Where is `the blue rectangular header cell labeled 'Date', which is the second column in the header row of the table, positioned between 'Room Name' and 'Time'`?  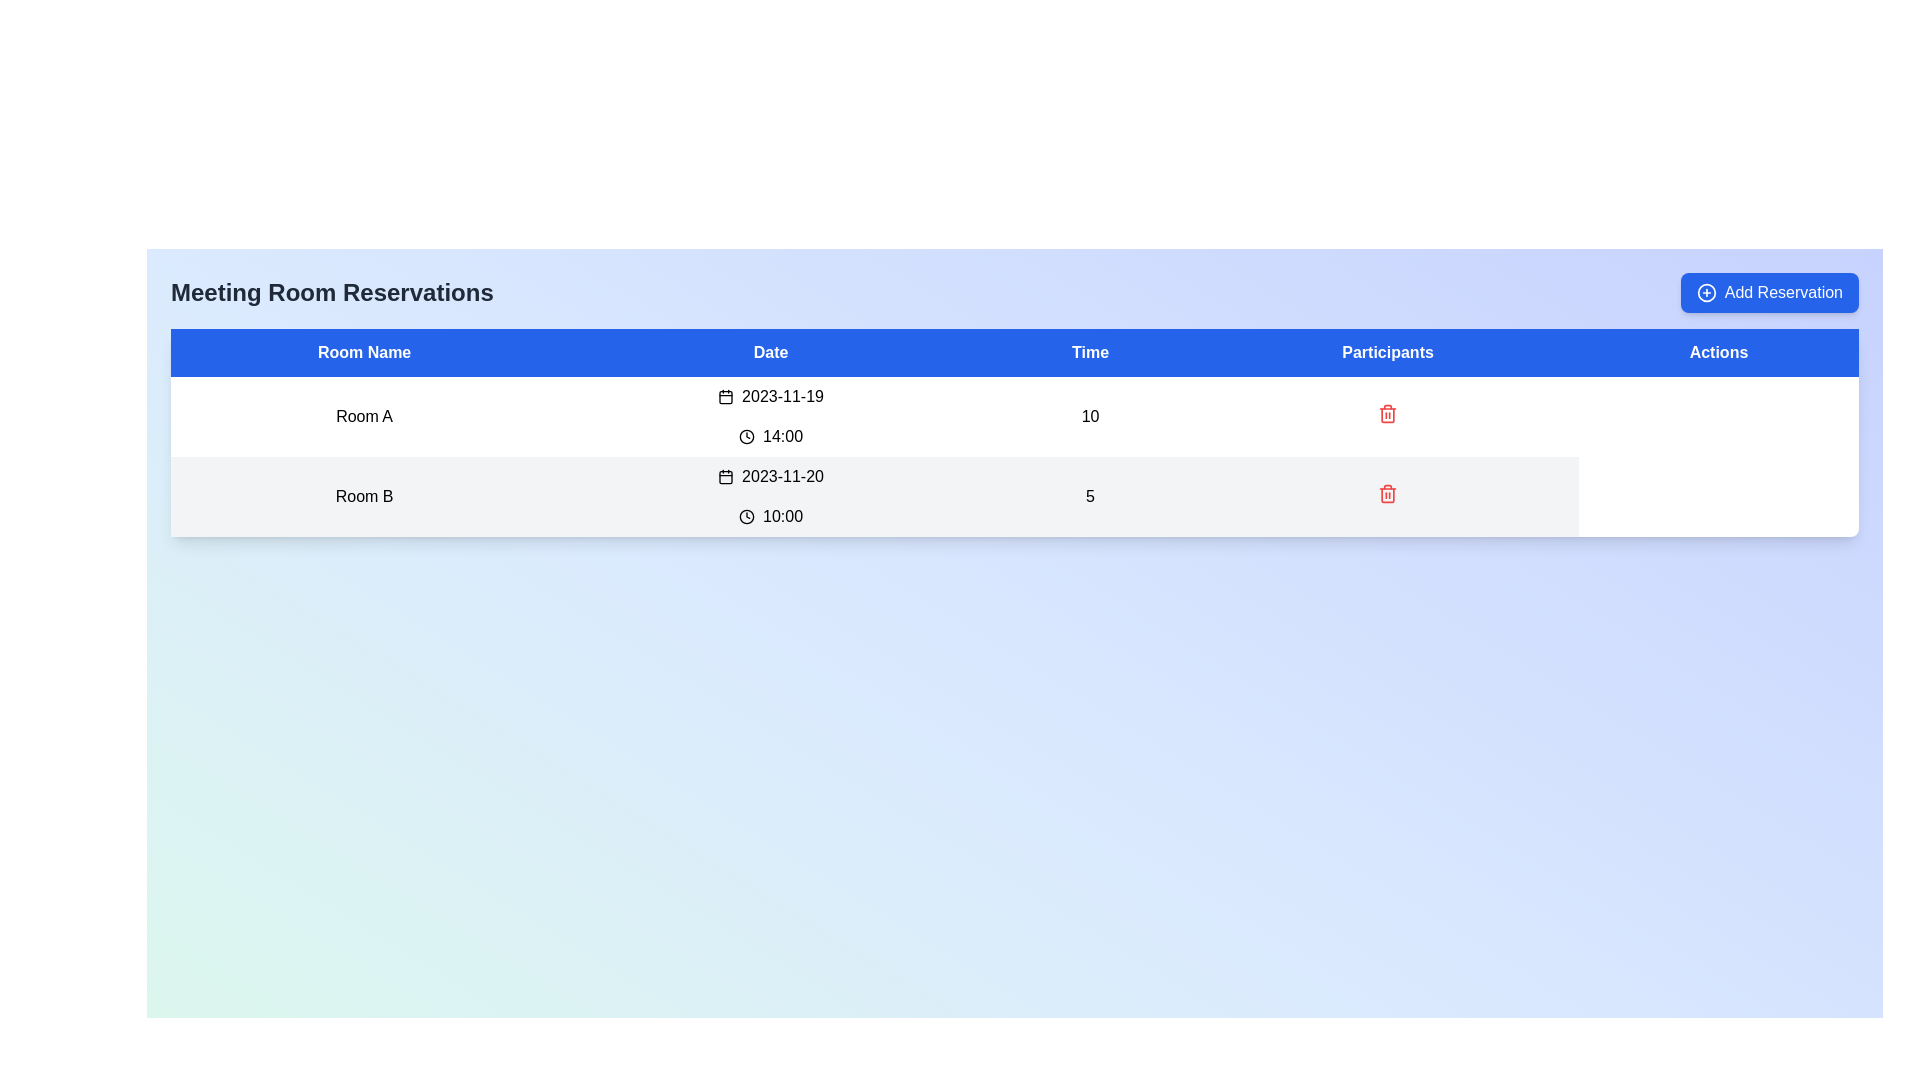 the blue rectangular header cell labeled 'Date', which is the second column in the header row of the table, positioned between 'Room Name' and 'Time' is located at coordinates (770, 352).